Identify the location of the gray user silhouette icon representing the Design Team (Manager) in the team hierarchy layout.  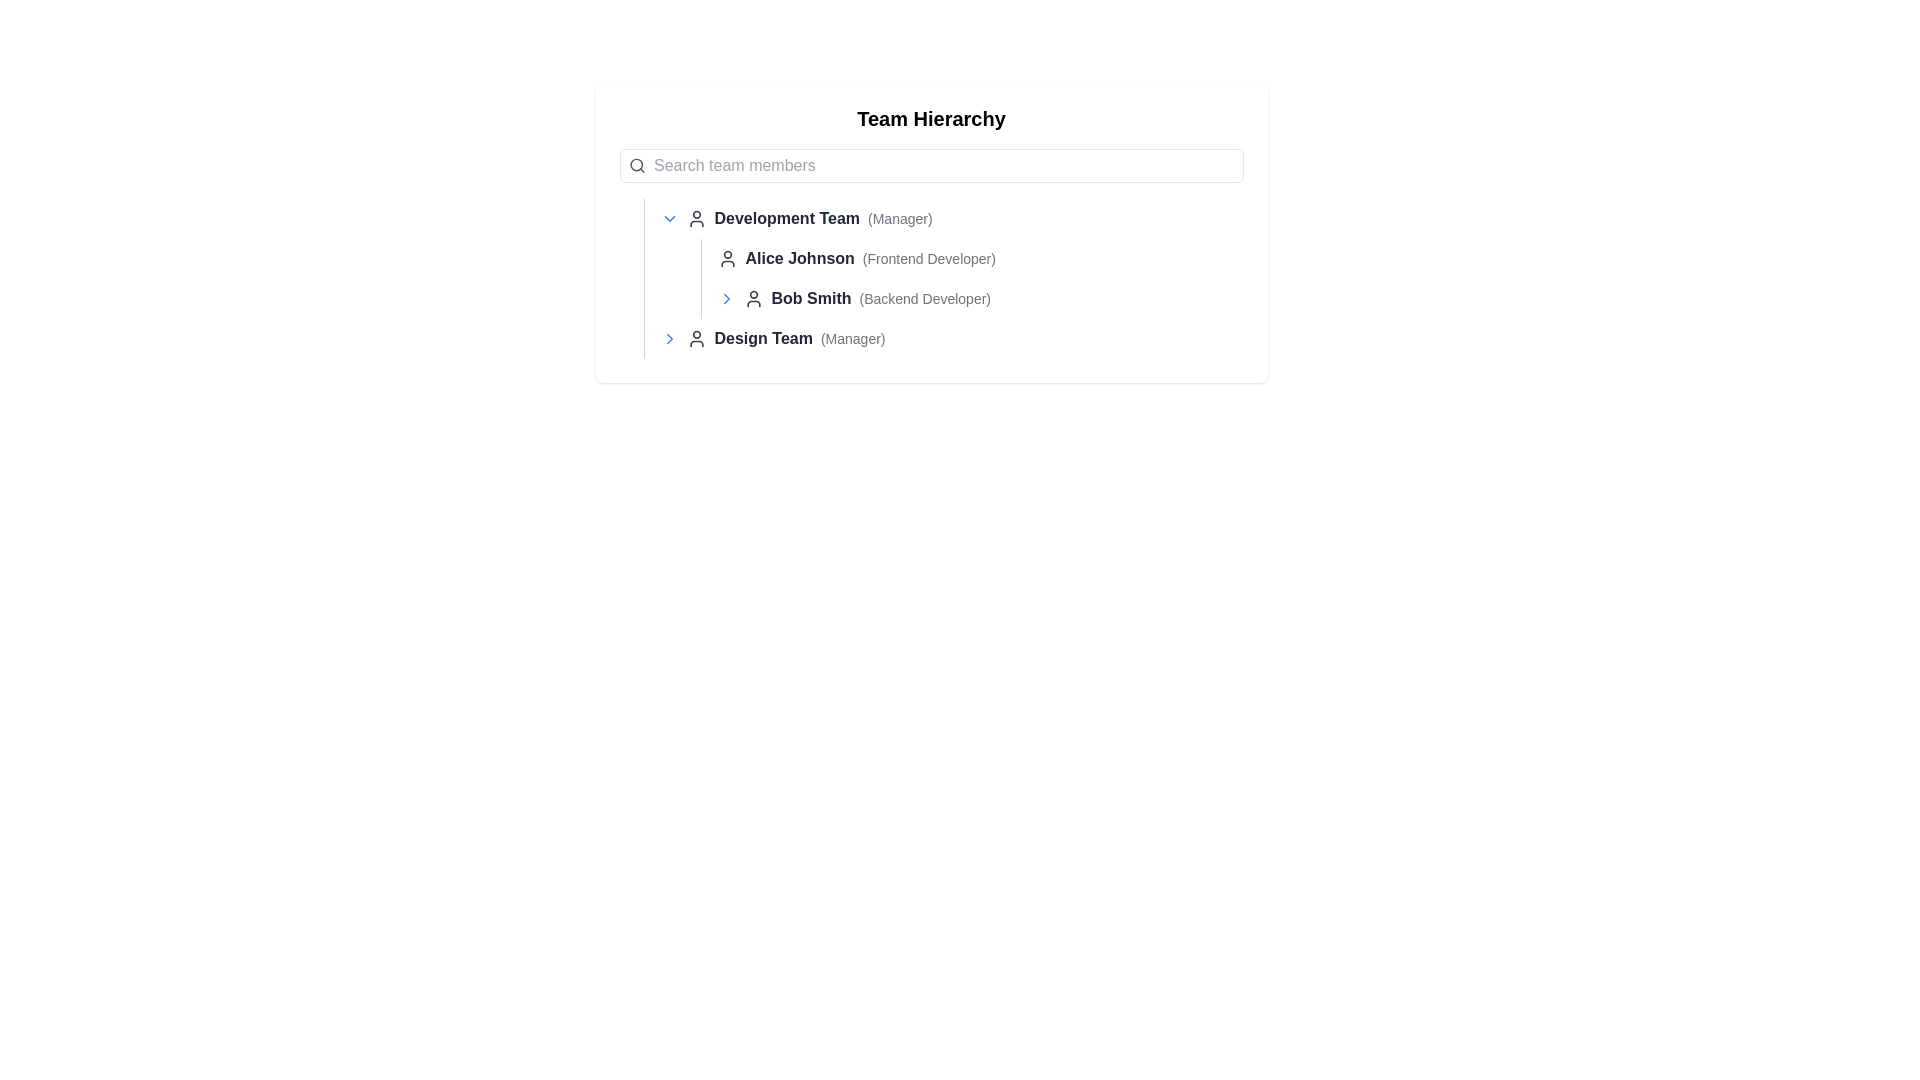
(696, 338).